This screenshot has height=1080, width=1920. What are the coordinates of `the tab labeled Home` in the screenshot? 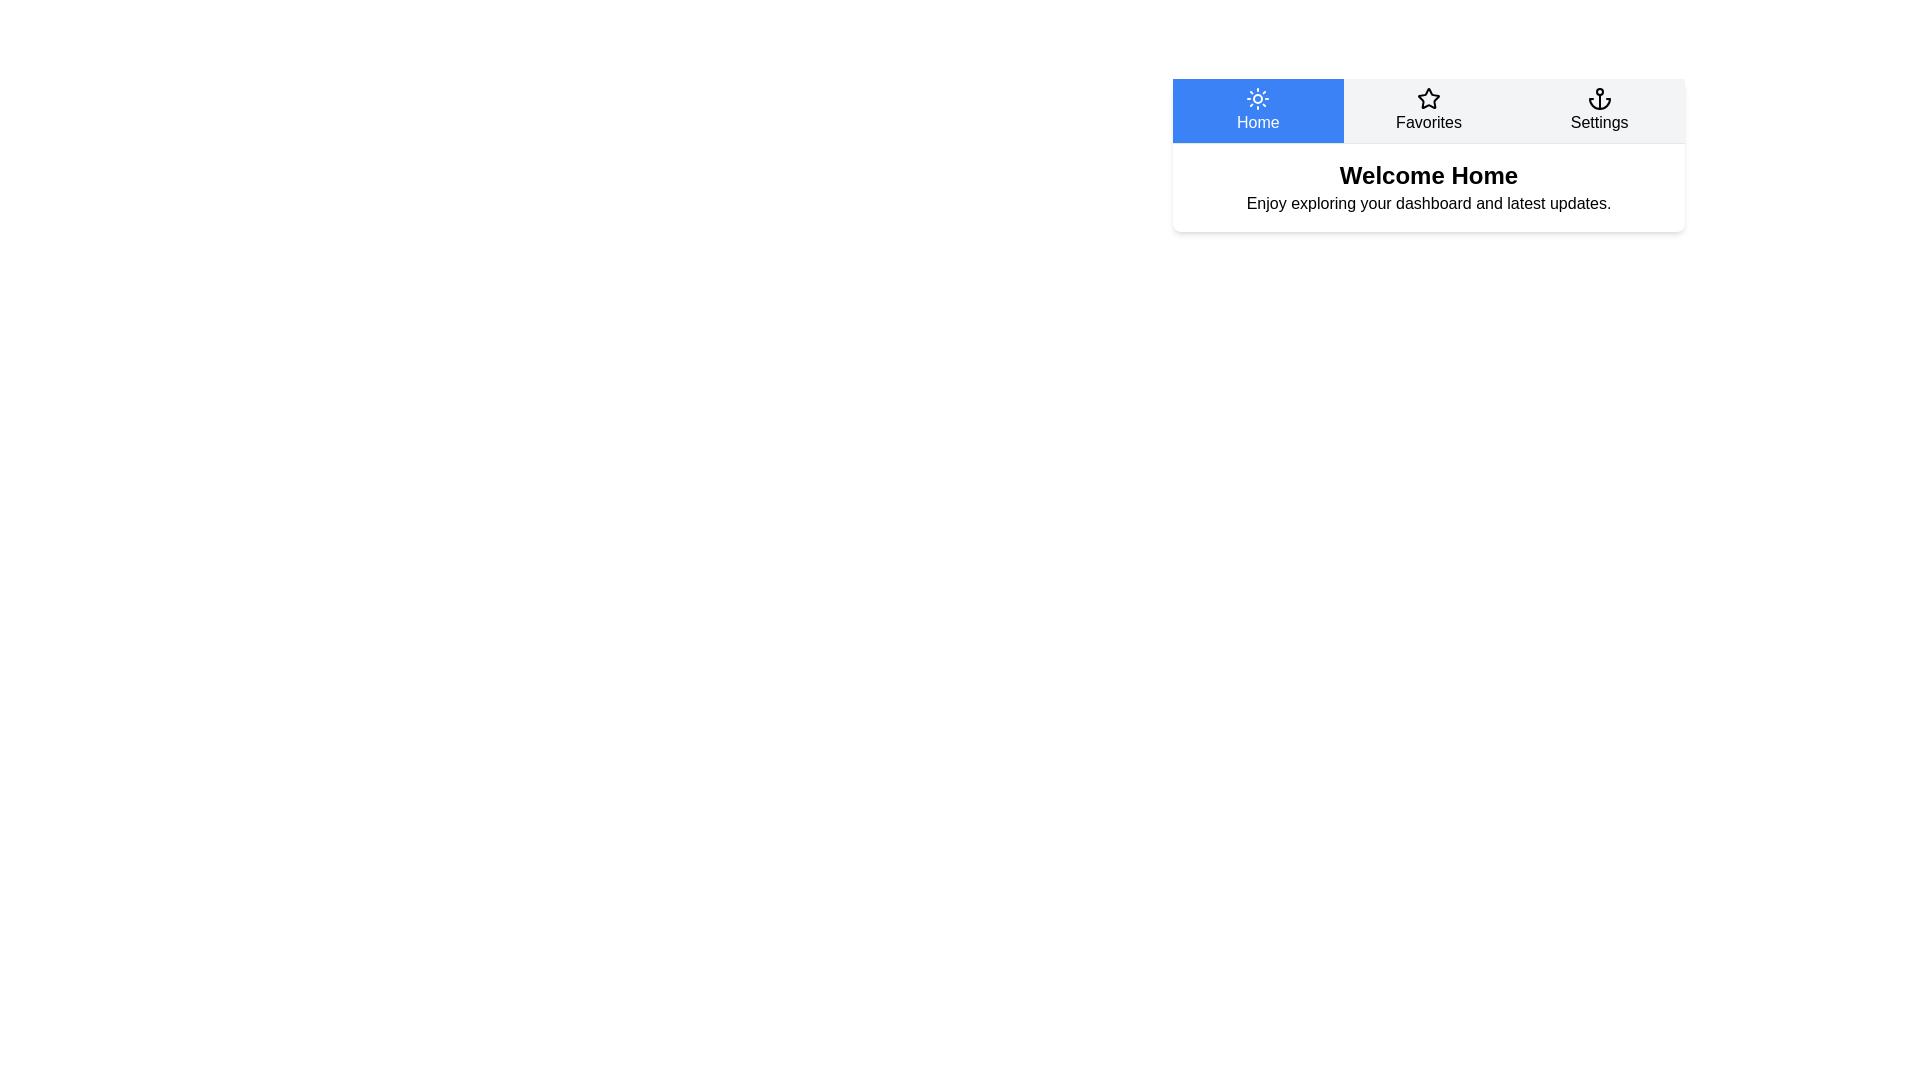 It's located at (1256, 111).